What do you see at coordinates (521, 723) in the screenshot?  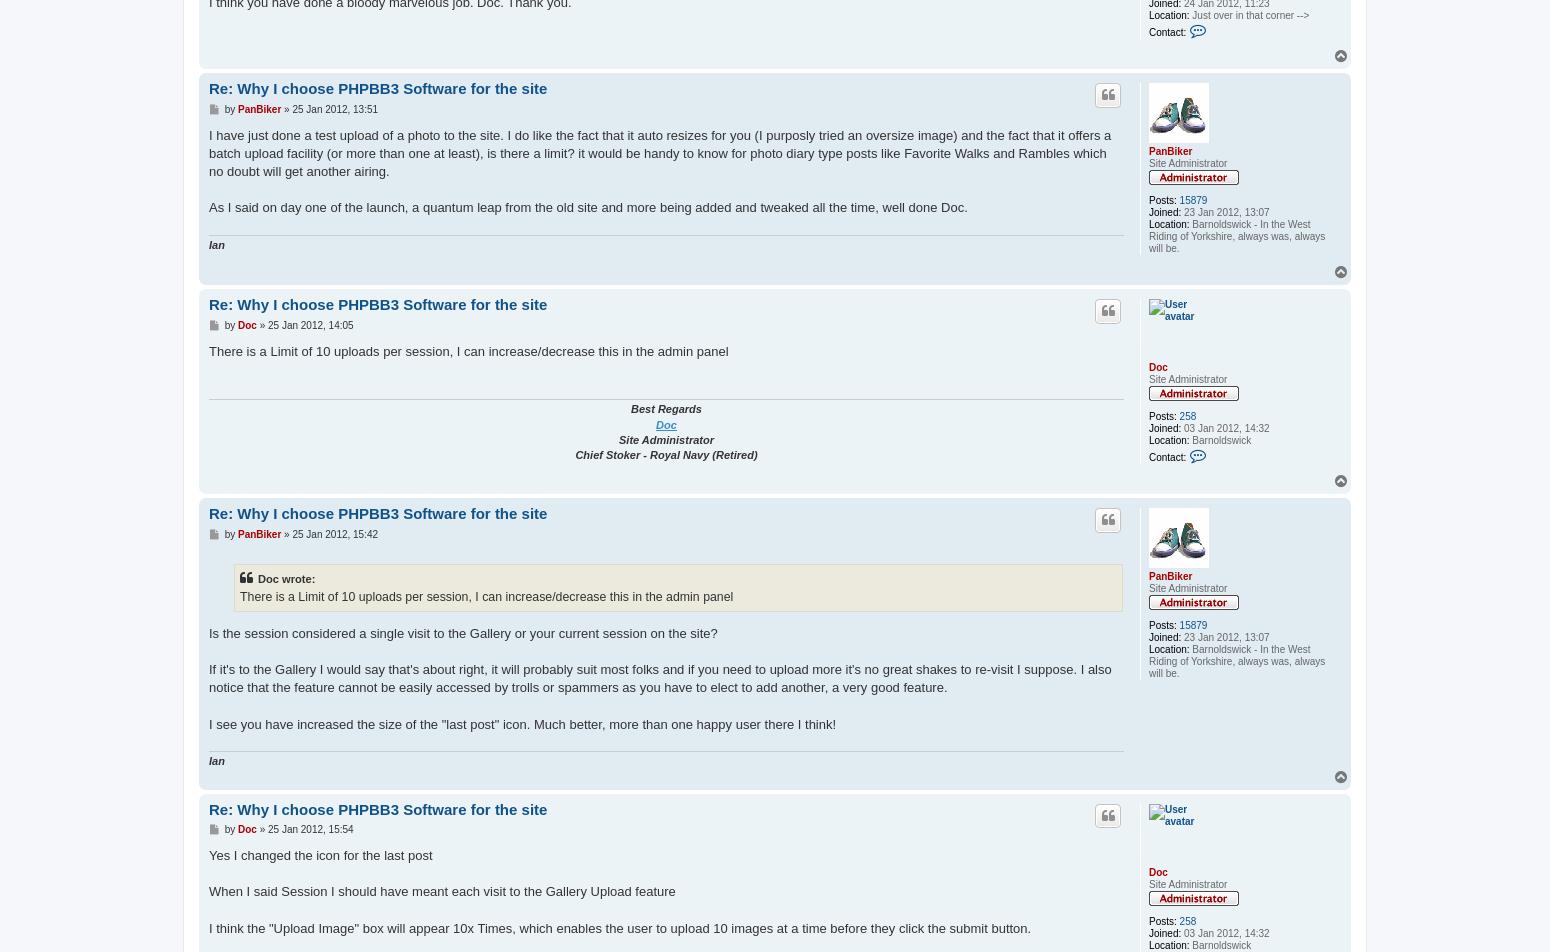 I see `'I see you have increased the size of the "last post" icon. Much better, more than one happy user there I think!'` at bounding box center [521, 723].